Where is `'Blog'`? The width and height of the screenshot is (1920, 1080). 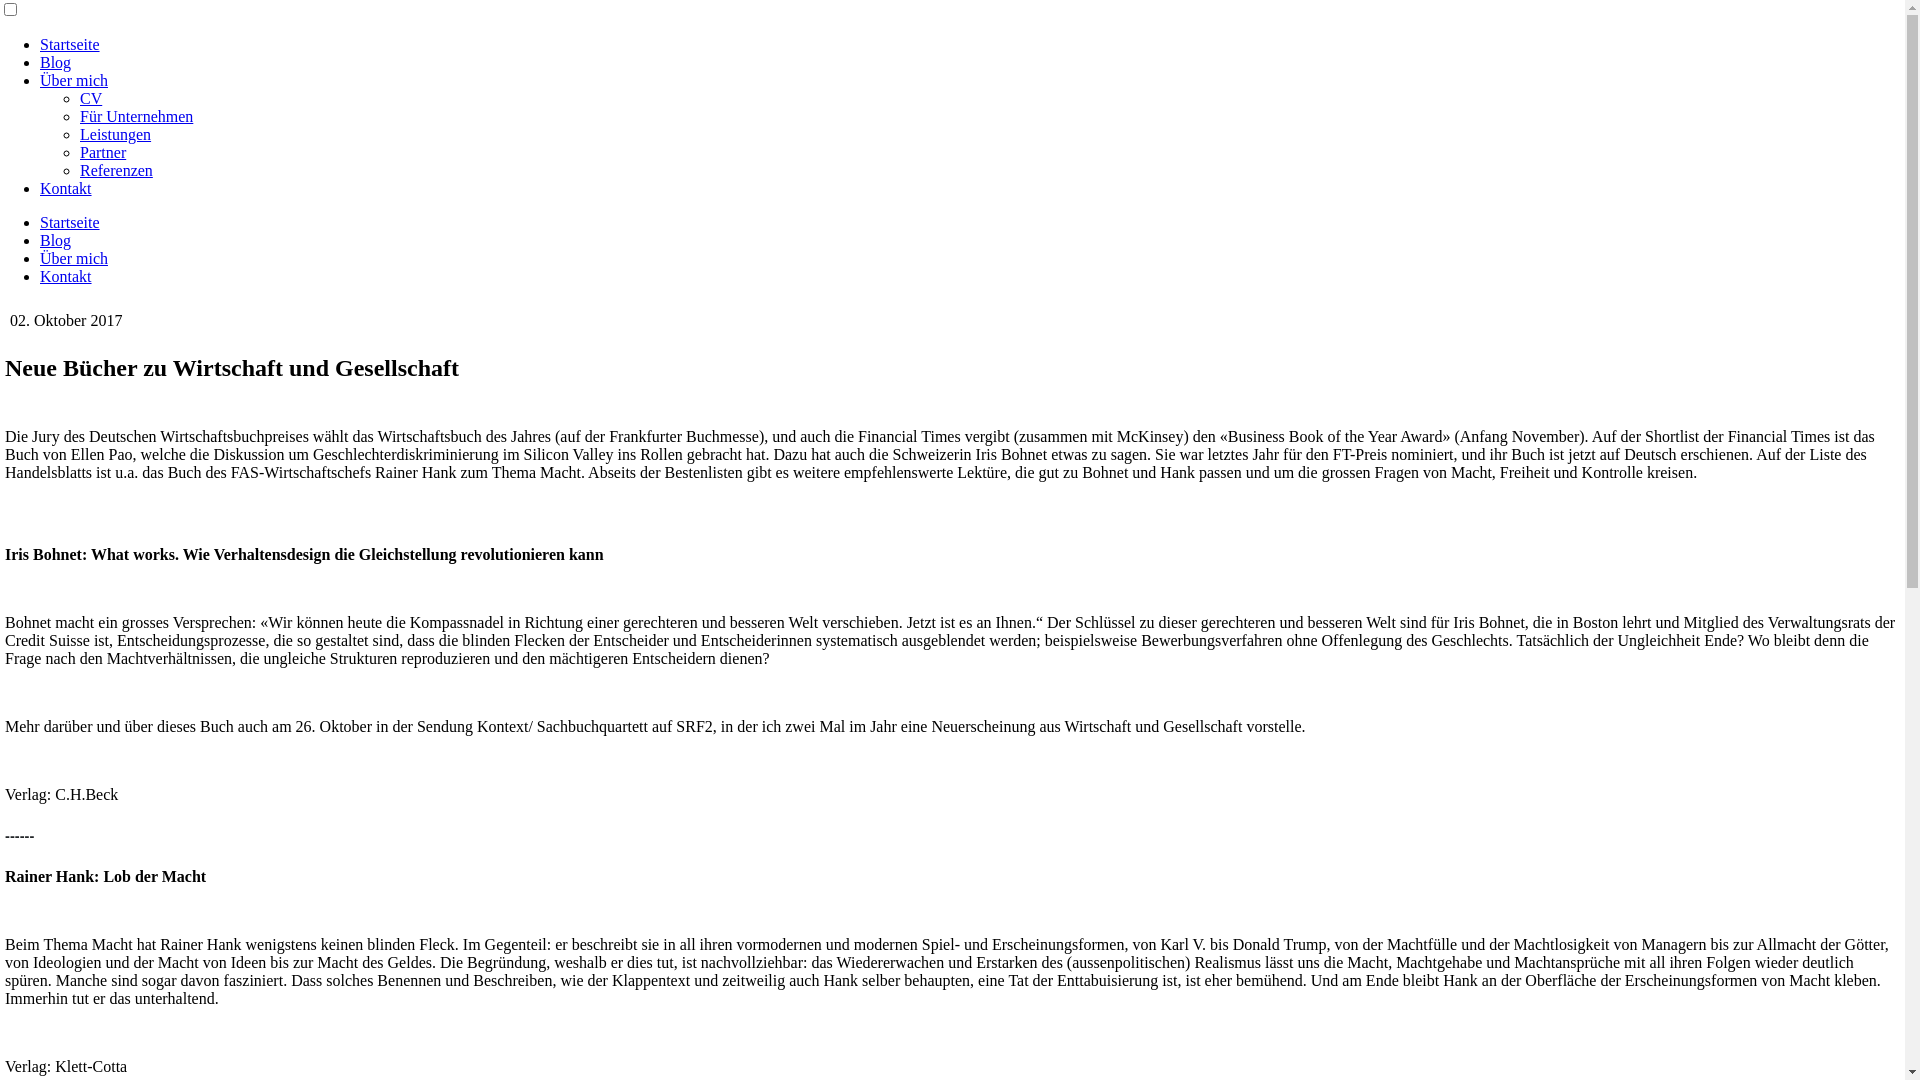 'Blog' is located at coordinates (55, 239).